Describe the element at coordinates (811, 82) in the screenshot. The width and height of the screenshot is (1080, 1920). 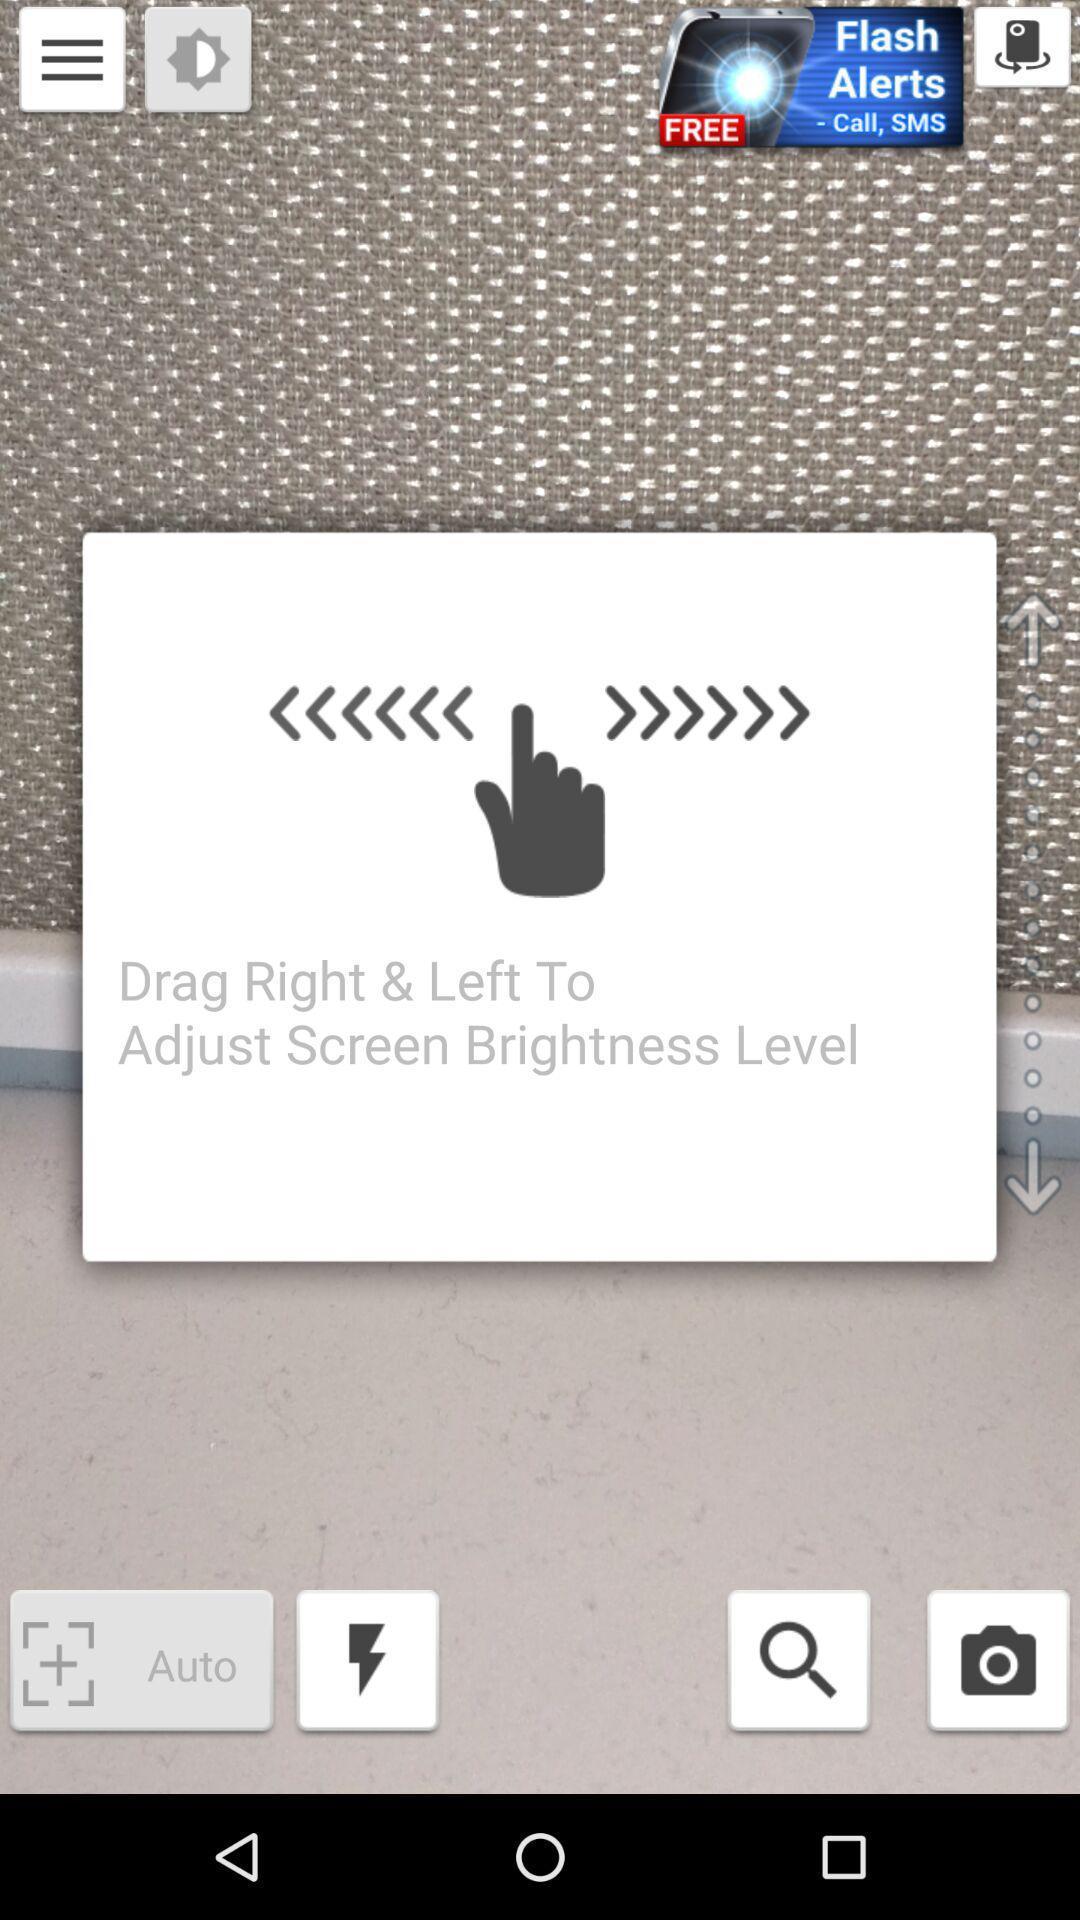
I see `open free flash alerts advertisement` at that location.